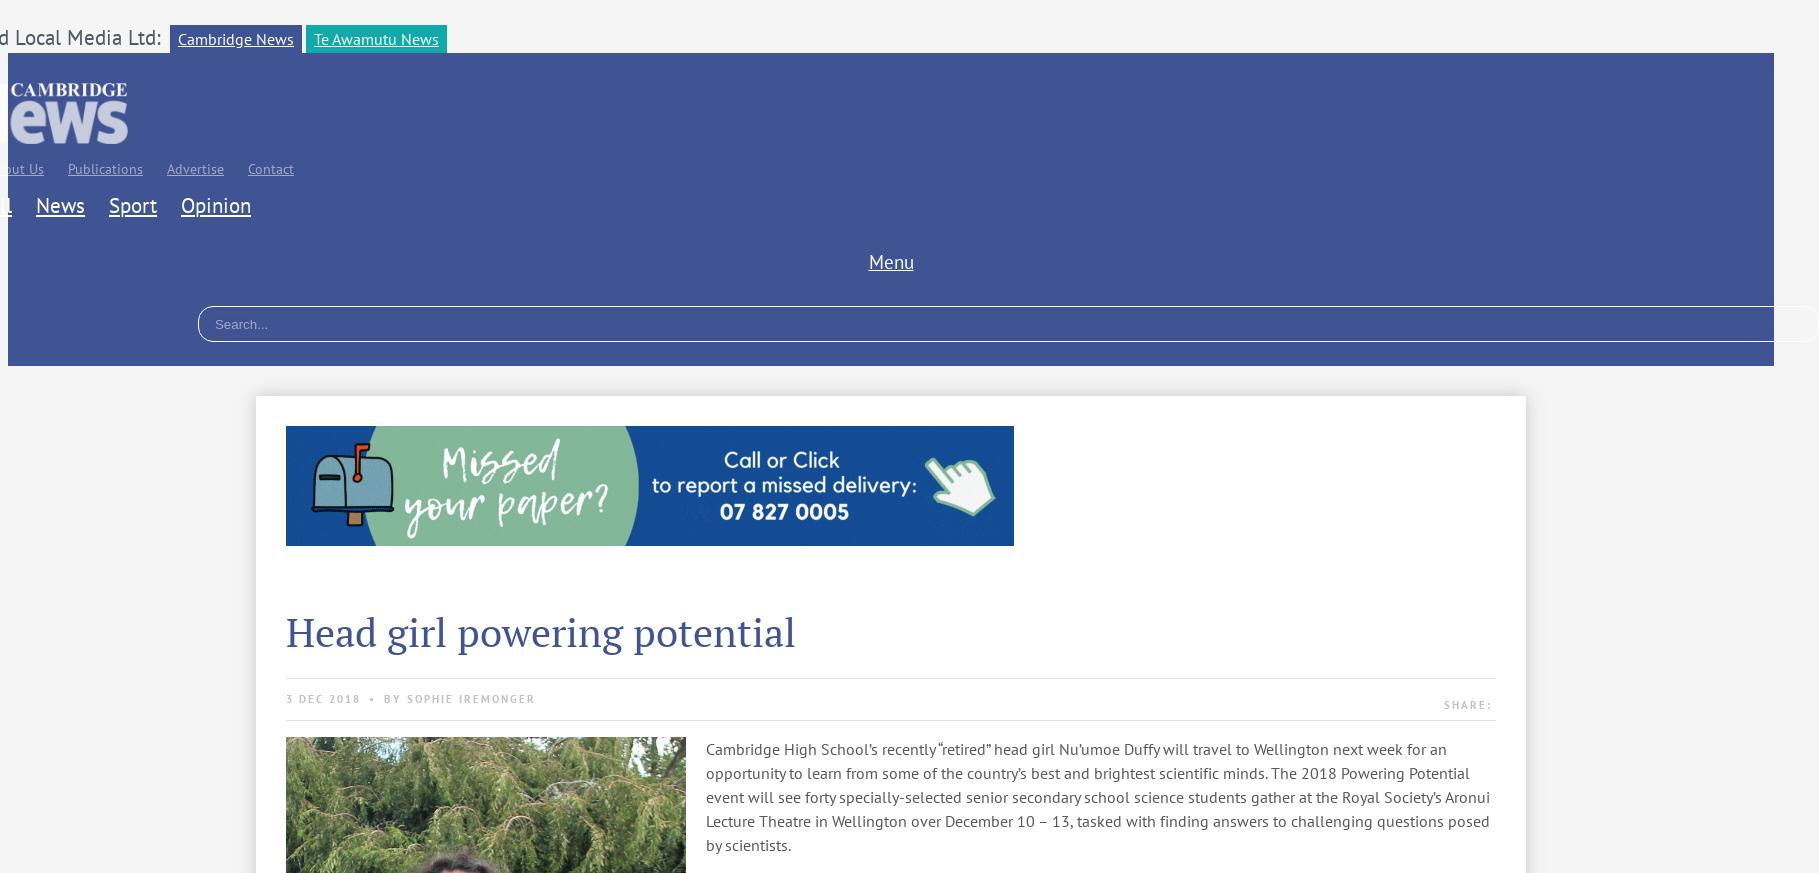  I want to click on 'Contact', so click(271, 168).